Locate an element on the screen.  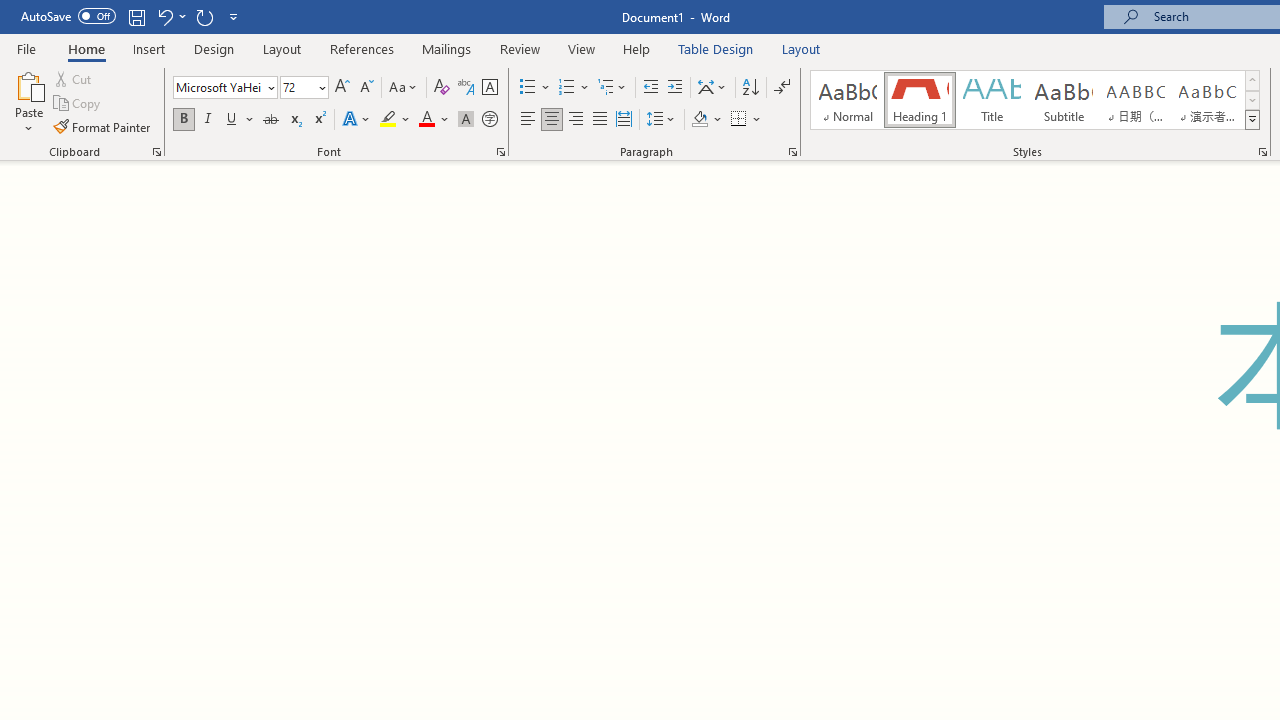
'Title' is located at coordinates (992, 100).